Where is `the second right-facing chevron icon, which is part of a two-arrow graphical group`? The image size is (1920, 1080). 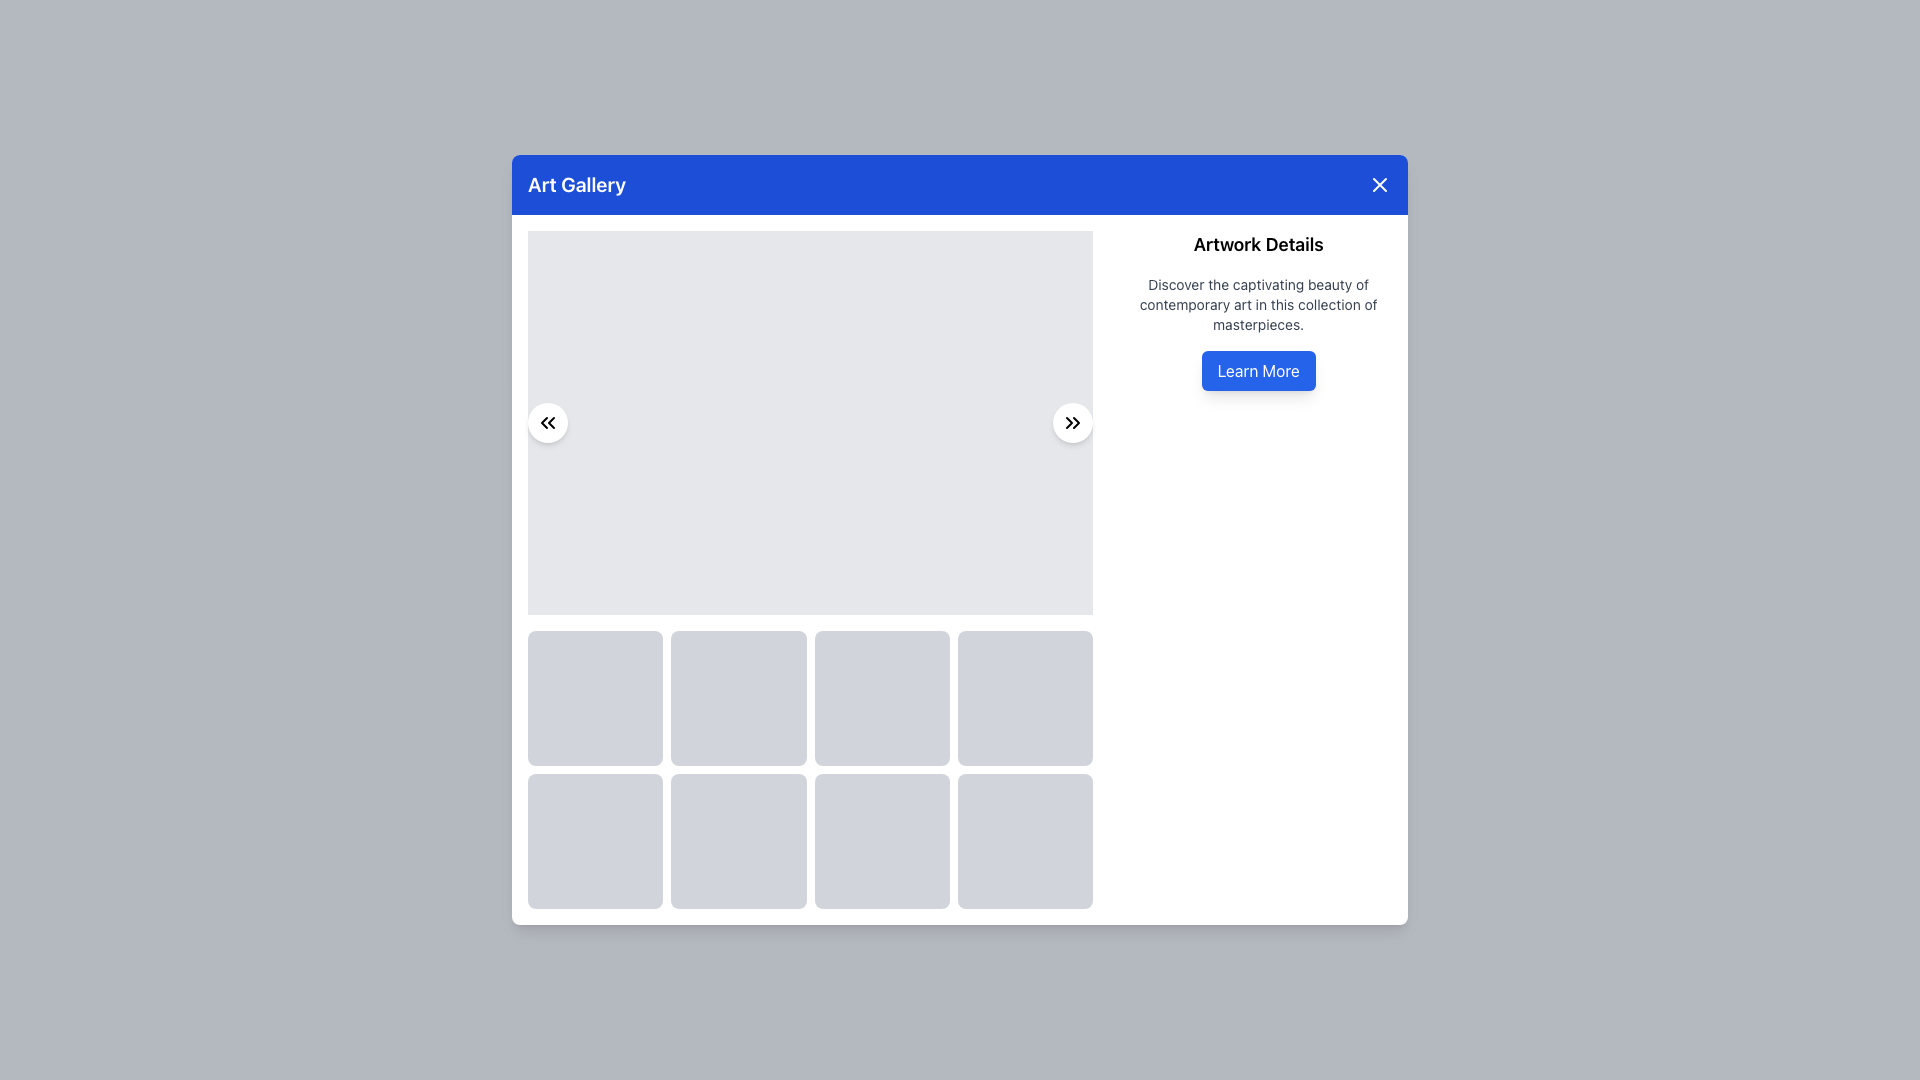 the second right-facing chevron icon, which is part of a two-arrow graphical group is located at coordinates (1075, 421).